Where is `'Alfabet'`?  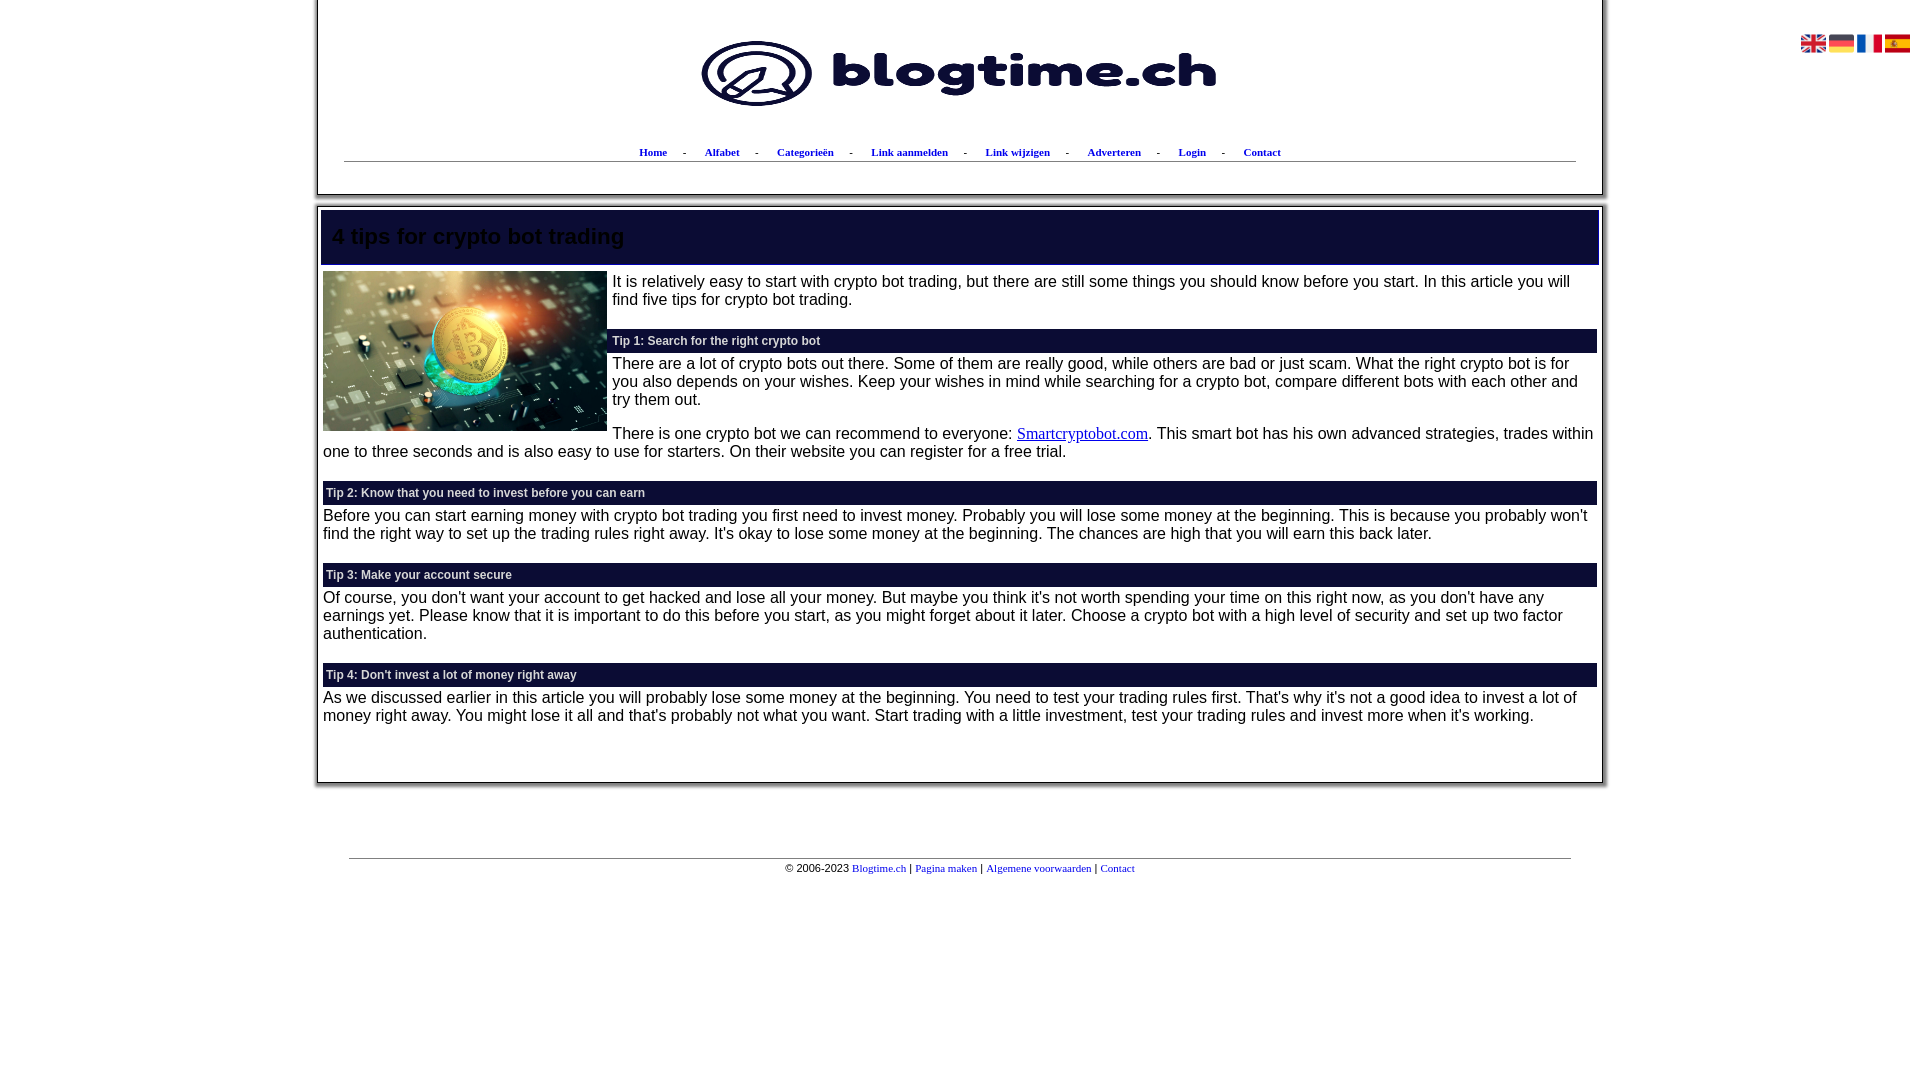 'Alfabet' is located at coordinates (721, 150).